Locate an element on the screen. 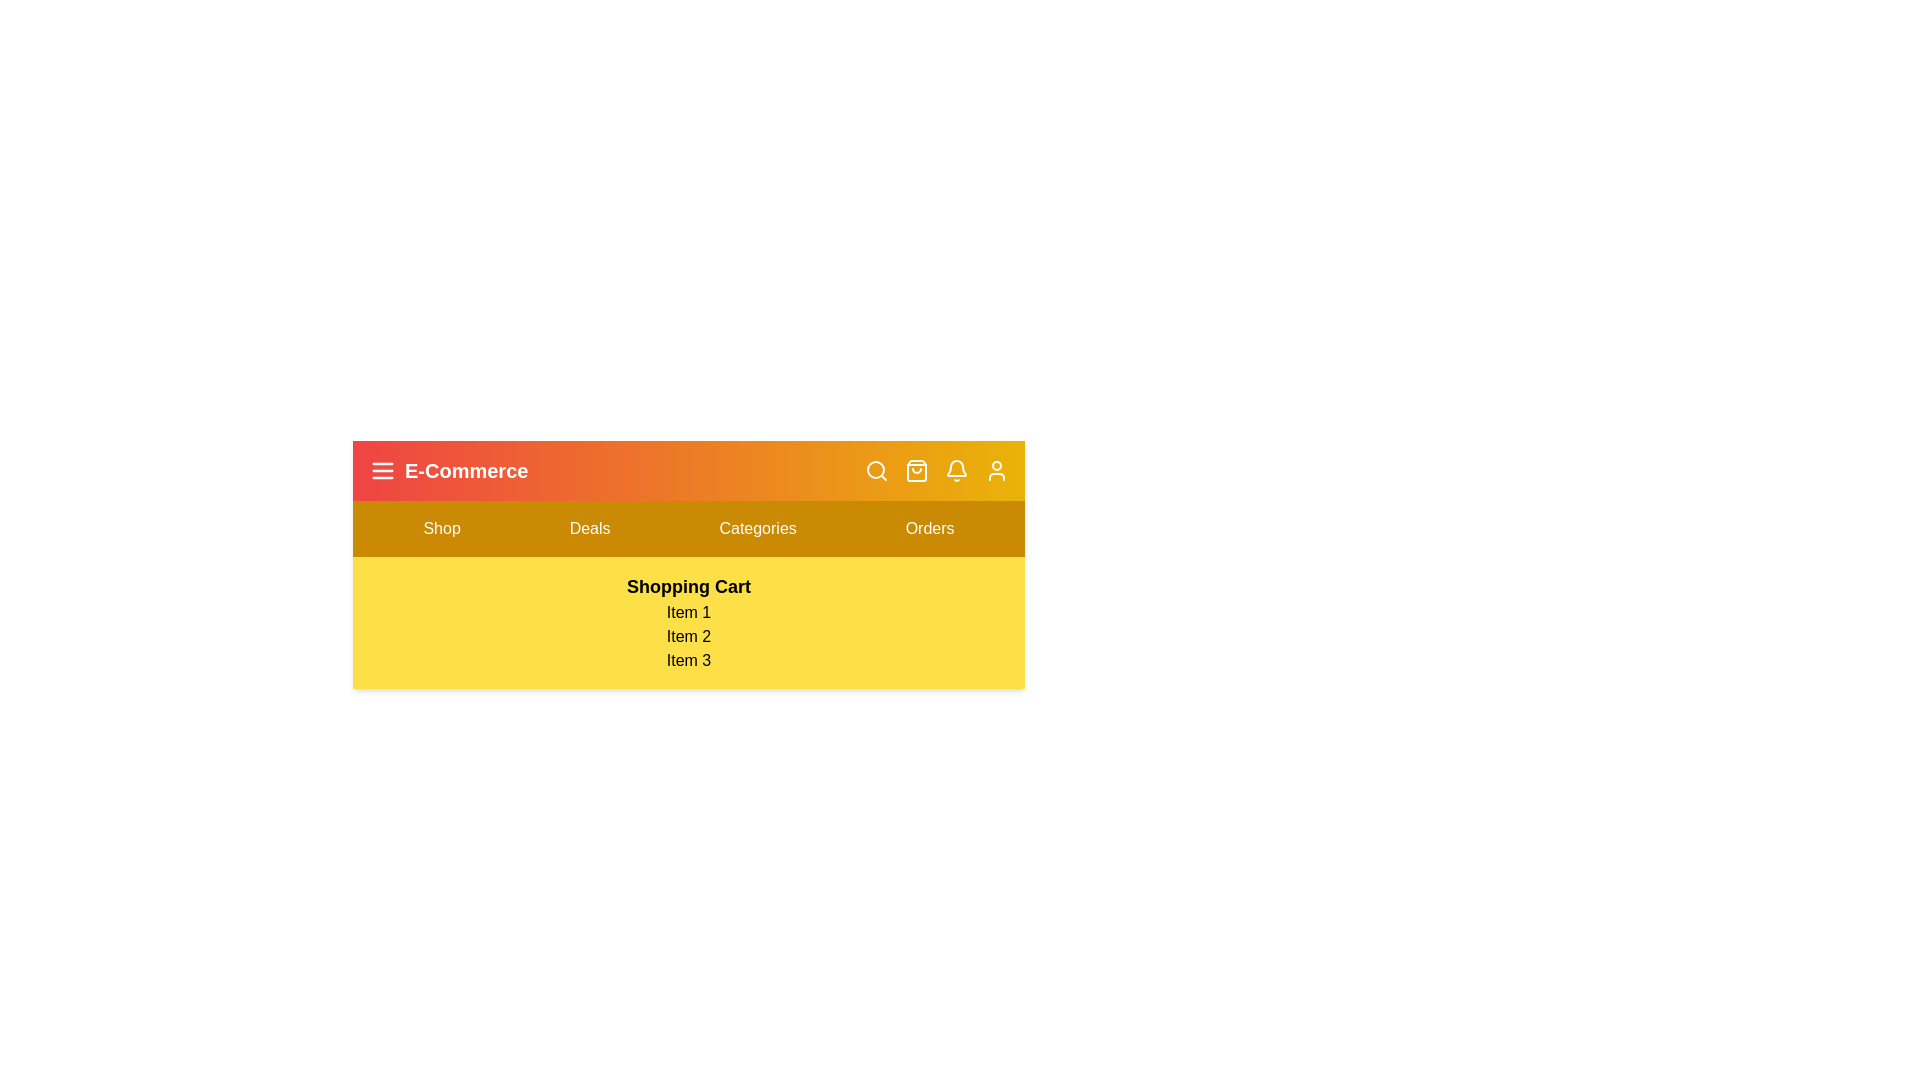  the search icon to toggle the search bar is located at coordinates (877, 470).